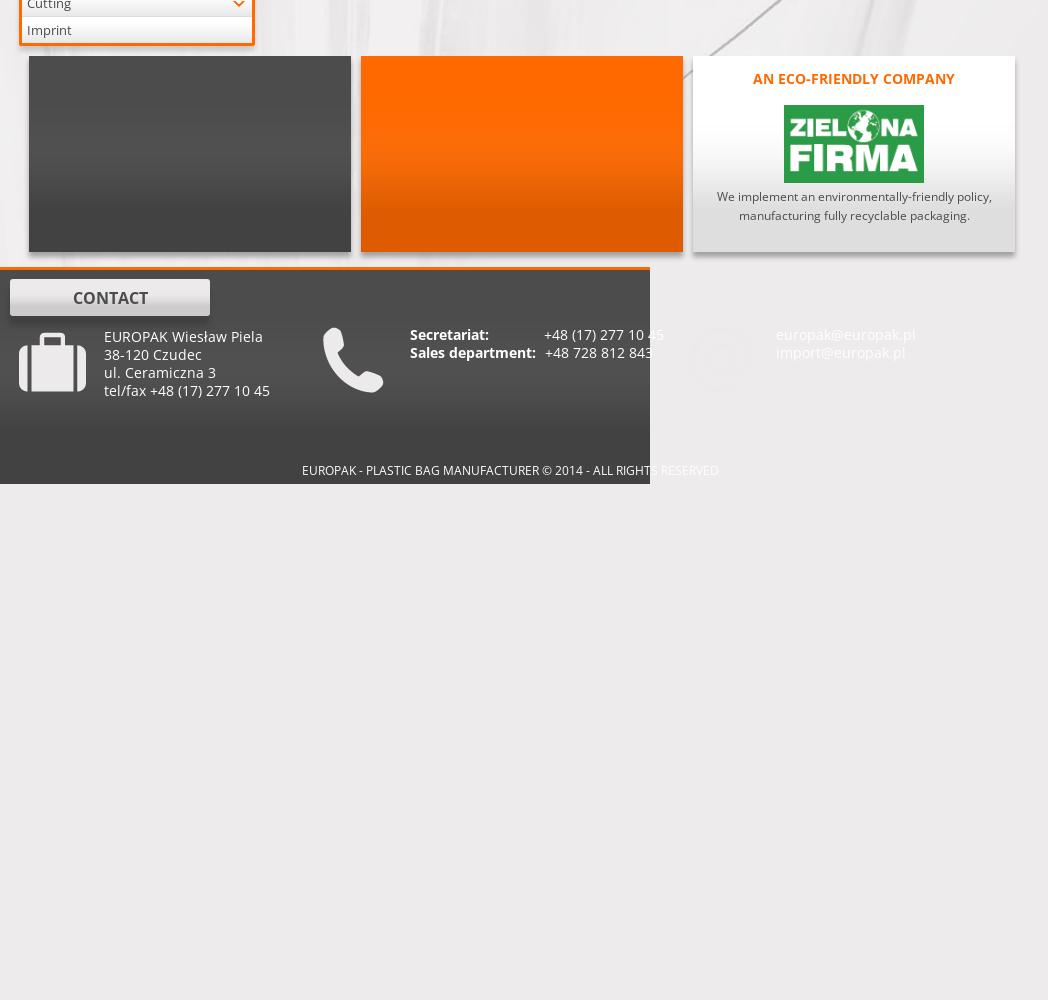 Image resolution: width=1048 pixels, height=1000 pixels. What do you see at coordinates (846, 333) in the screenshot?
I see `'europak@europak.pl'` at bounding box center [846, 333].